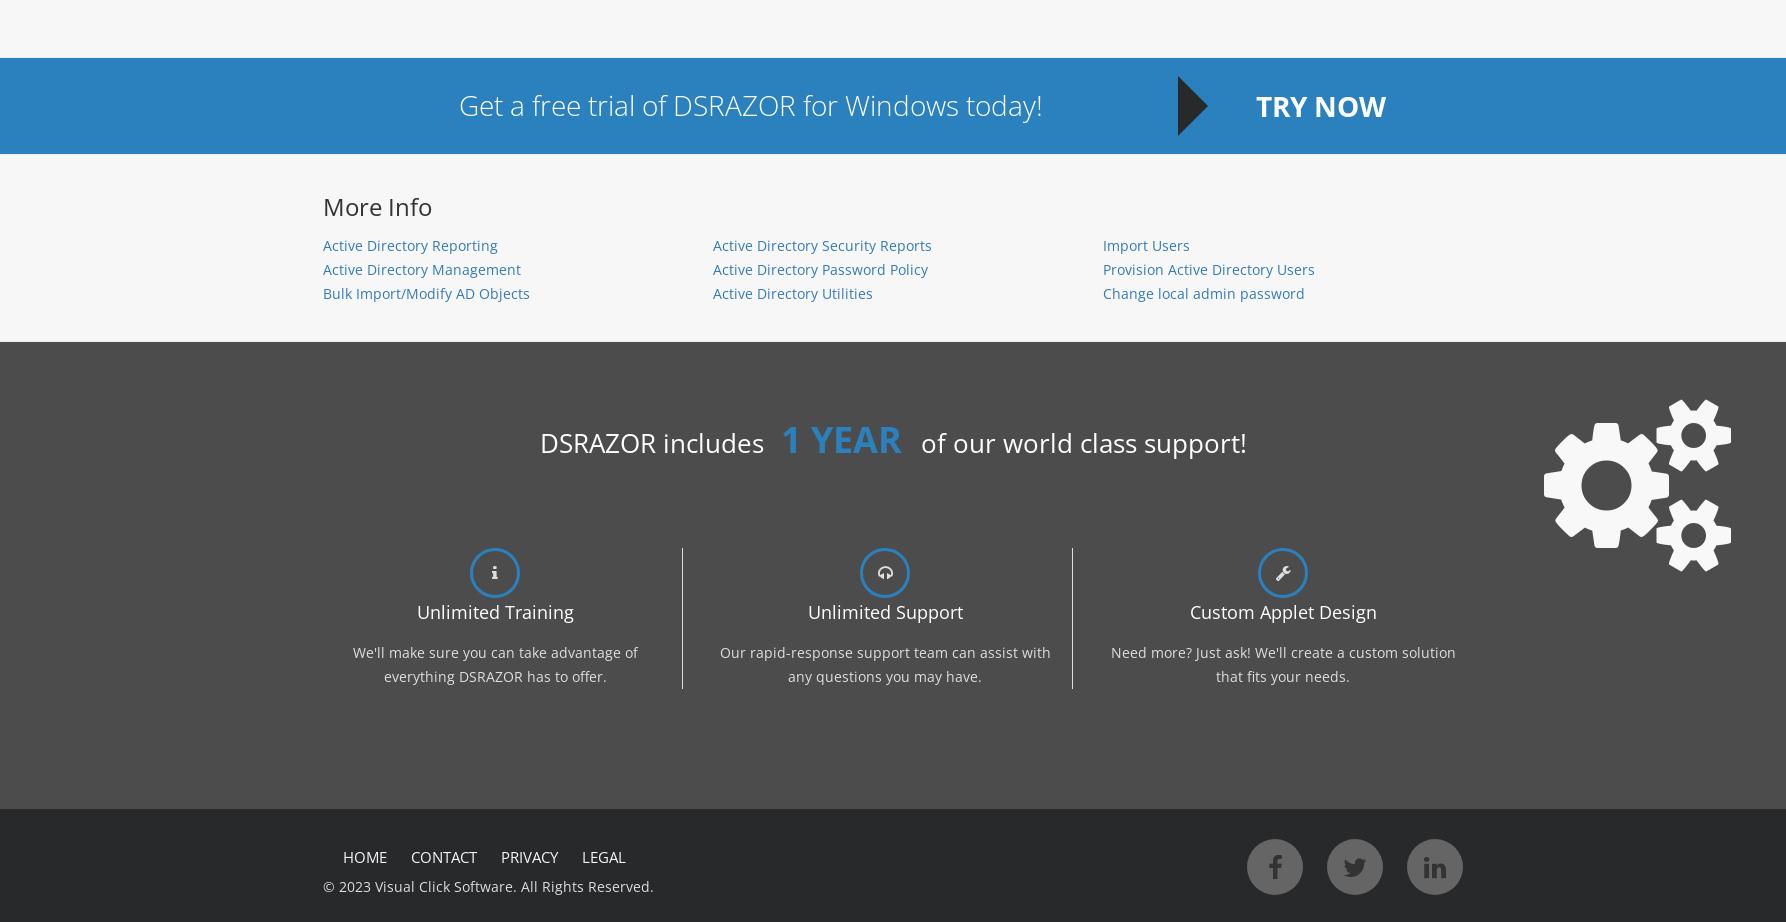 The width and height of the screenshot is (1786, 922). What do you see at coordinates (748, 105) in the screenshot?
I see `'Get a free trial of DSRAZOR for Windows today!'` at bounding box center [748, 105].